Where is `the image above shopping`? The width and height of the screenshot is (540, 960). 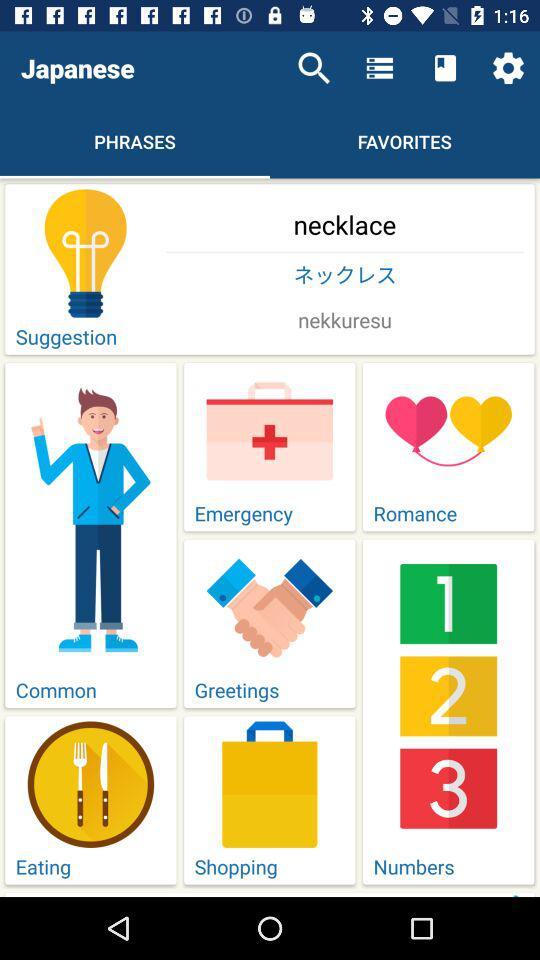
the image above shopping is located at coordinates (270, 784).